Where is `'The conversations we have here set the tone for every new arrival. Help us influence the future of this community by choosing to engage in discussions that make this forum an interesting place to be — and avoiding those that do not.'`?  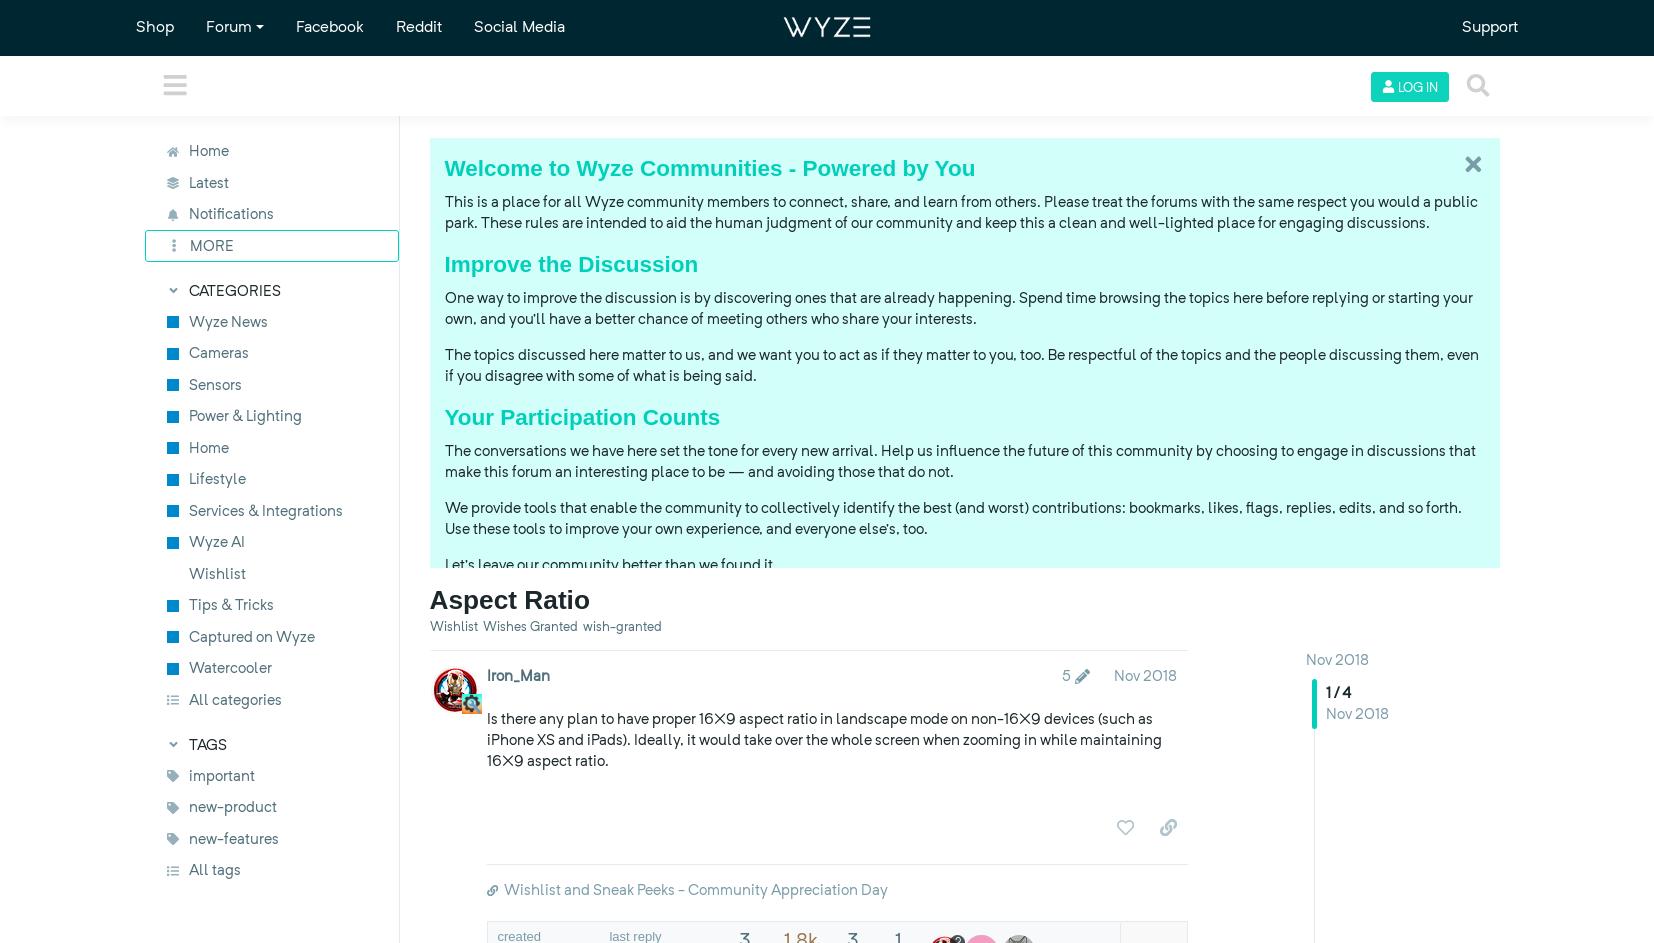 'The conversations we have here set the tone for every new arrival. Help us influence the future of this community by choosing to engage in discussions that make this forum an interesting place to be — and avoiding those that do not.' is located at coordinates (958, 461).